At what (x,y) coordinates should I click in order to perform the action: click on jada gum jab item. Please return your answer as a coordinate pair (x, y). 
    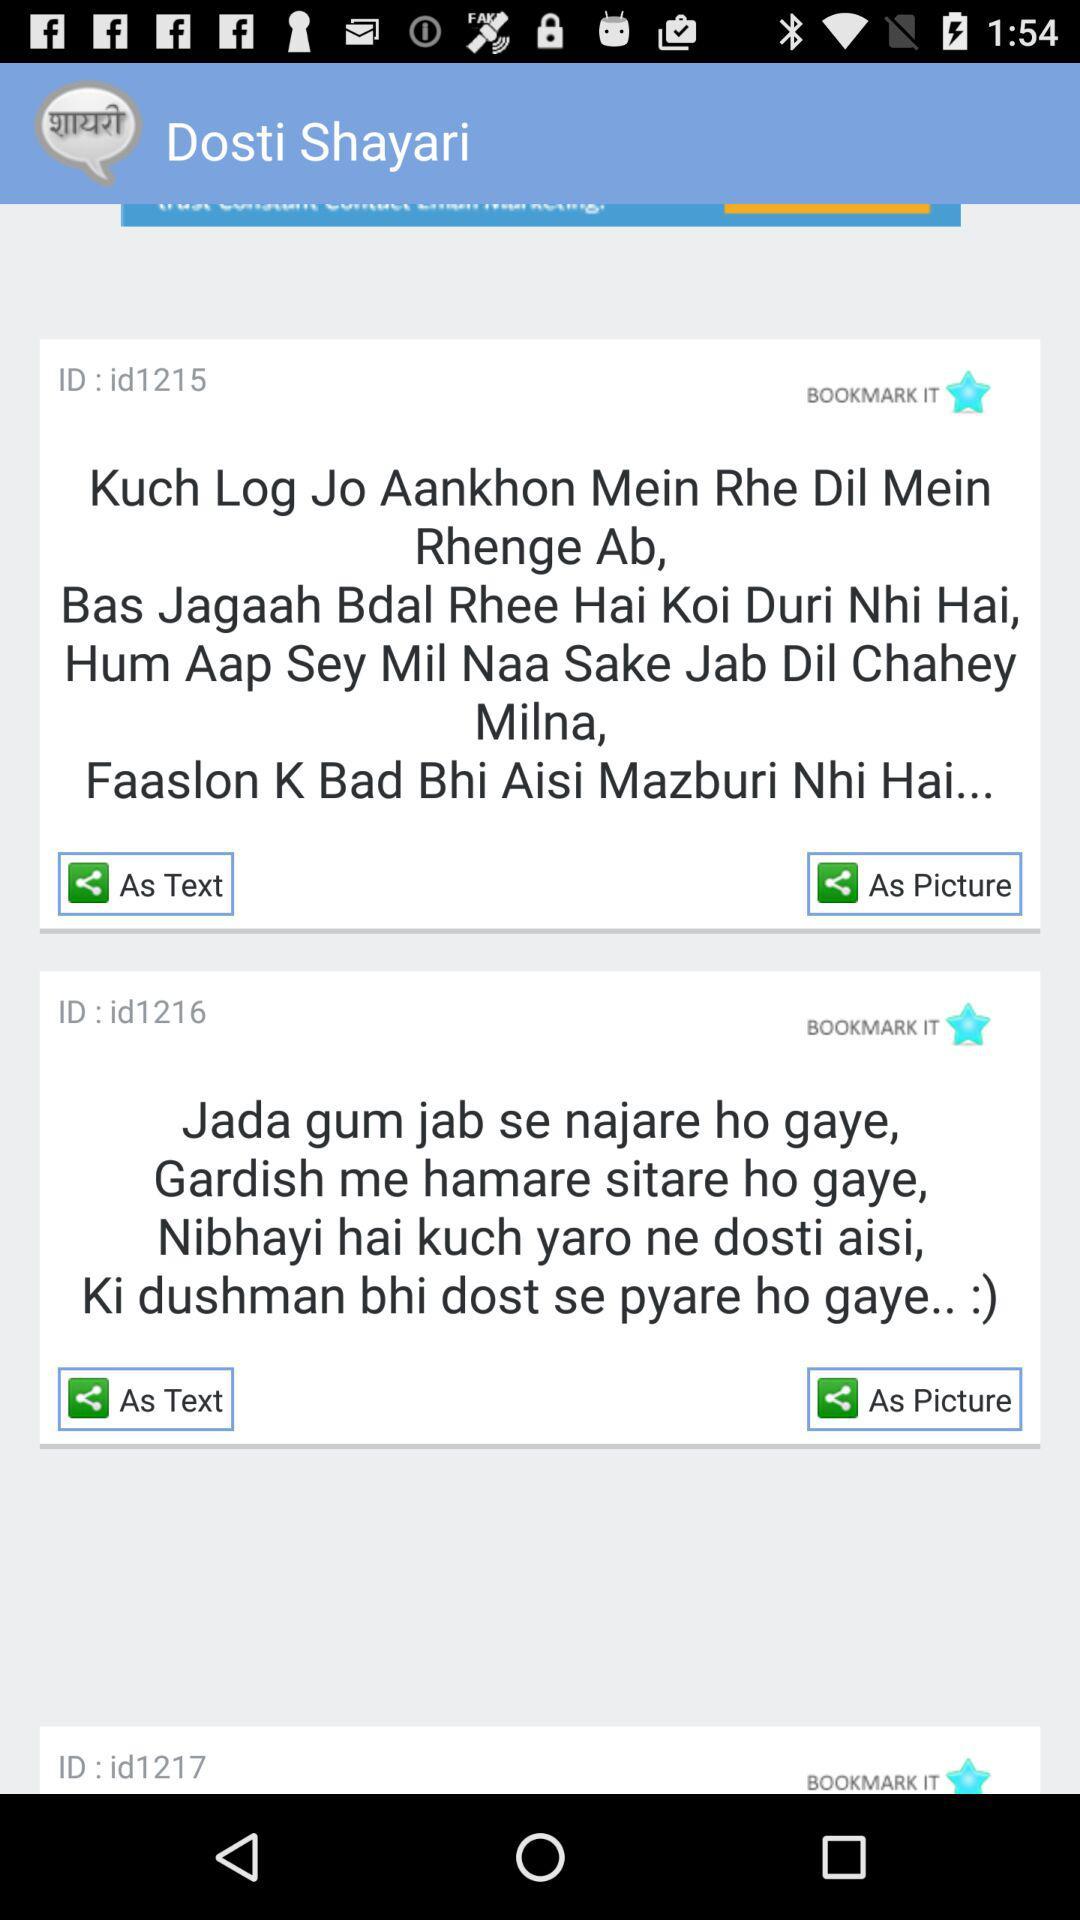
    Looking at the image, I should click on (540, 1204).